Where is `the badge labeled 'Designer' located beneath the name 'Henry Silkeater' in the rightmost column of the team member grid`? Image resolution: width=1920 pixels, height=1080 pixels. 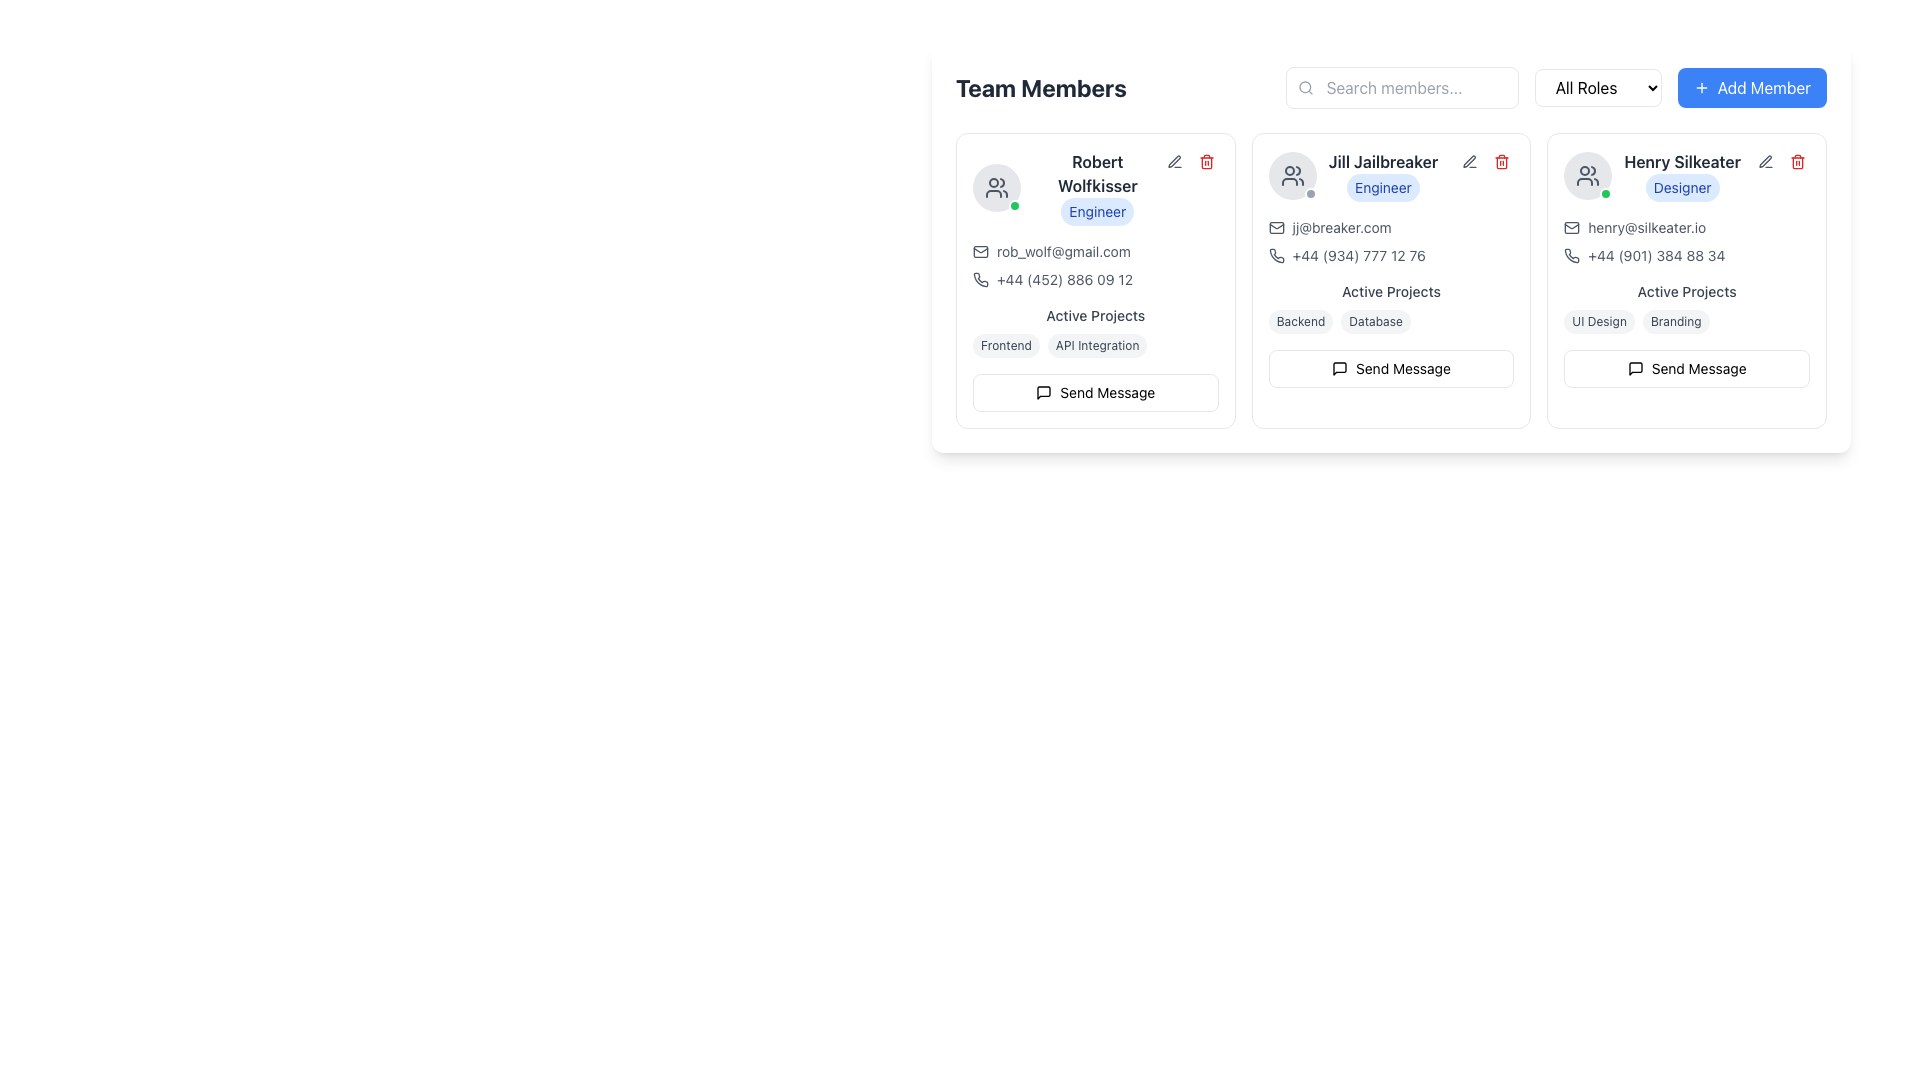
the badge labeled 'Designer' located beneath the name 'Henry Silkeater' in the rightmost column of the team member grid is located at coordinates (1681, 188).